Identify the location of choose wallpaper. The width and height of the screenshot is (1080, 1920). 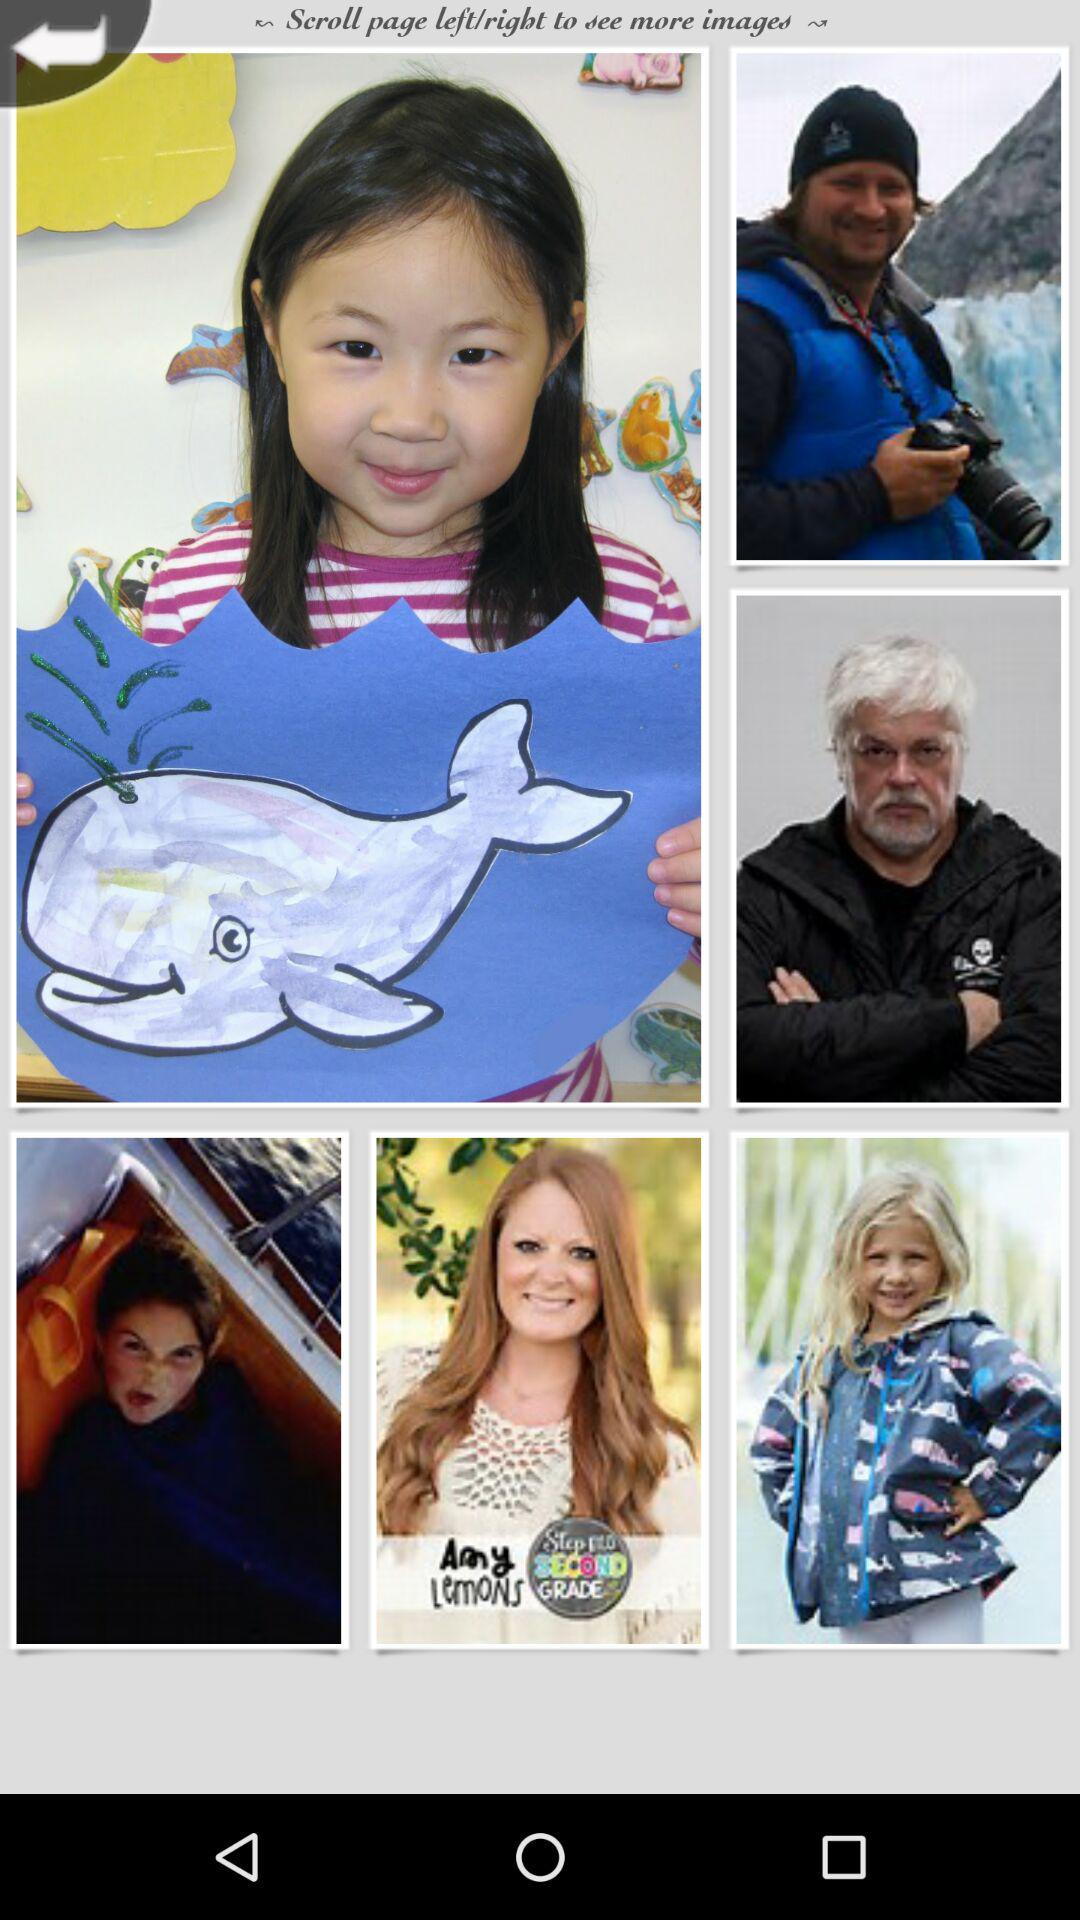
(537, 1389).